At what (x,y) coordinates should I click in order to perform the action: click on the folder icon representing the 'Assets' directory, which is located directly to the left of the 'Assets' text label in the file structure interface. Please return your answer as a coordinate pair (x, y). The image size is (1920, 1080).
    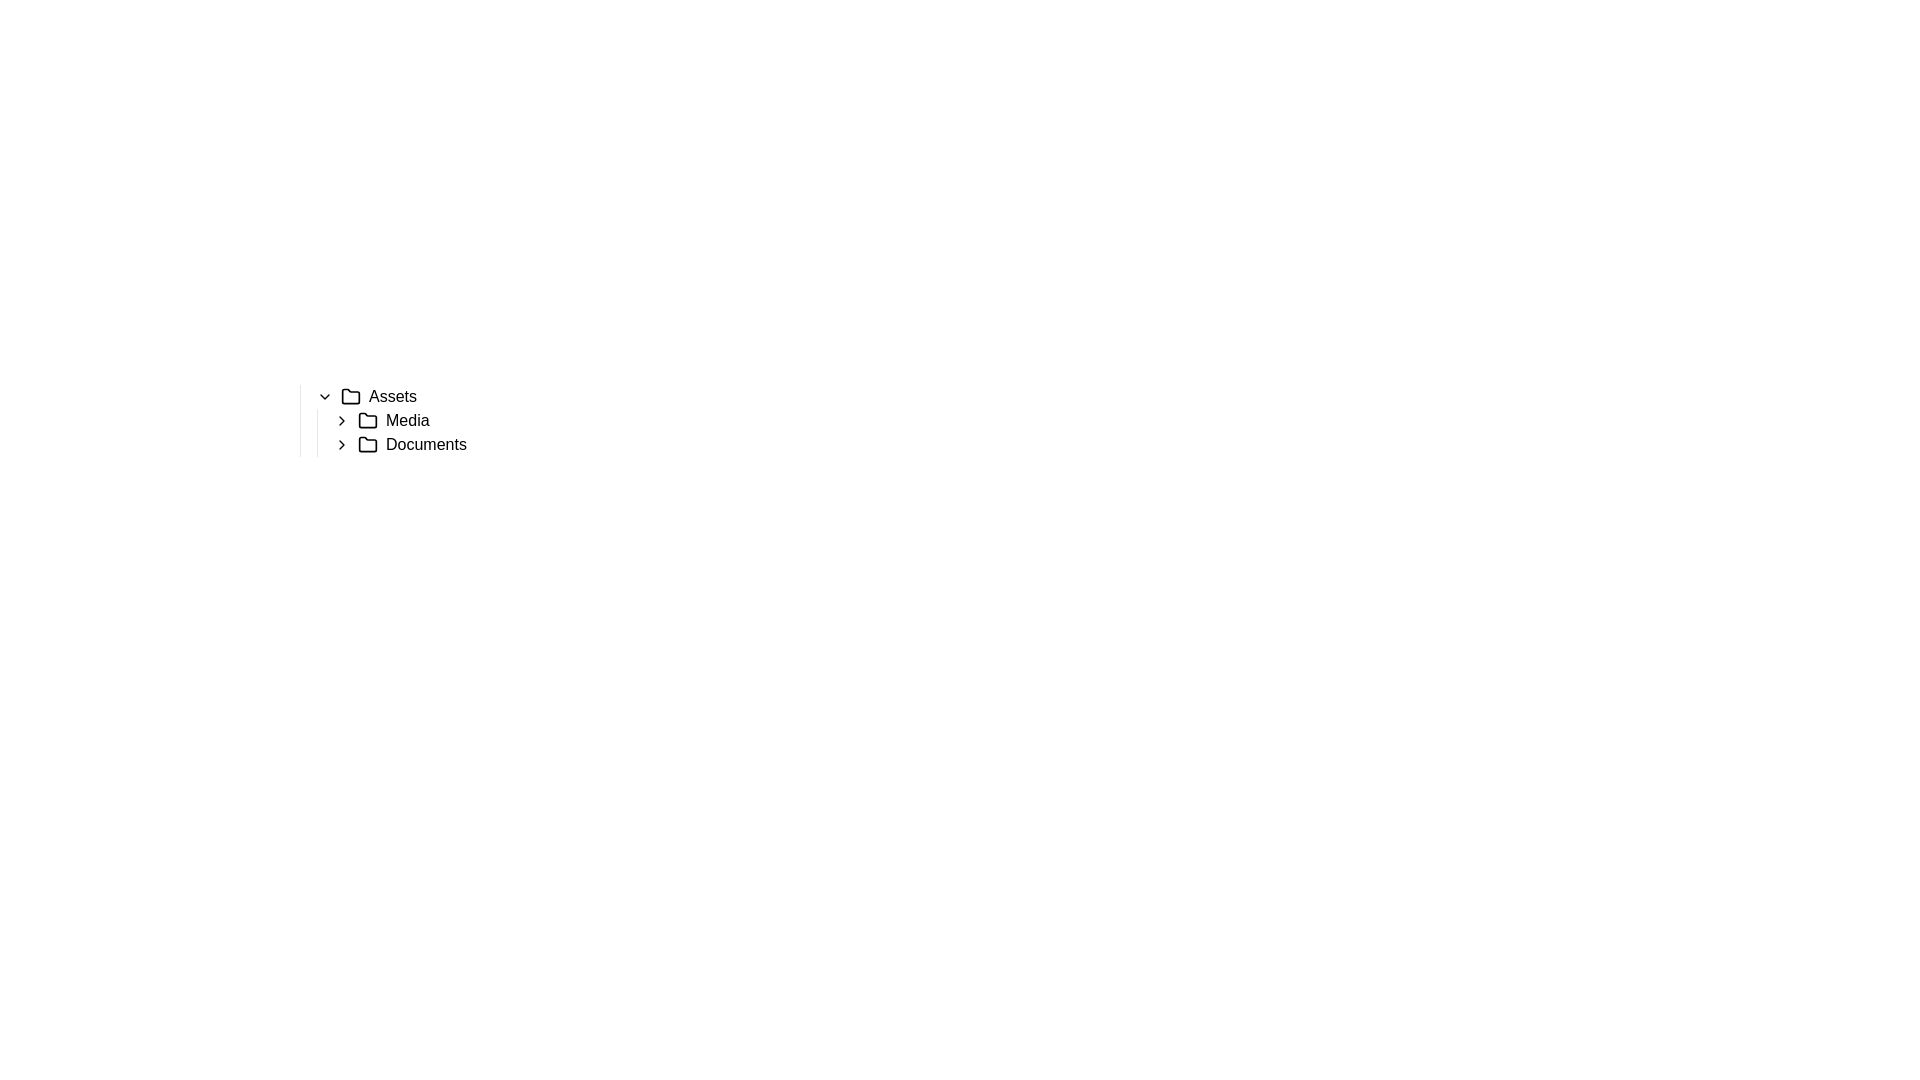
    Looking at the image, I should click on (350, 396).